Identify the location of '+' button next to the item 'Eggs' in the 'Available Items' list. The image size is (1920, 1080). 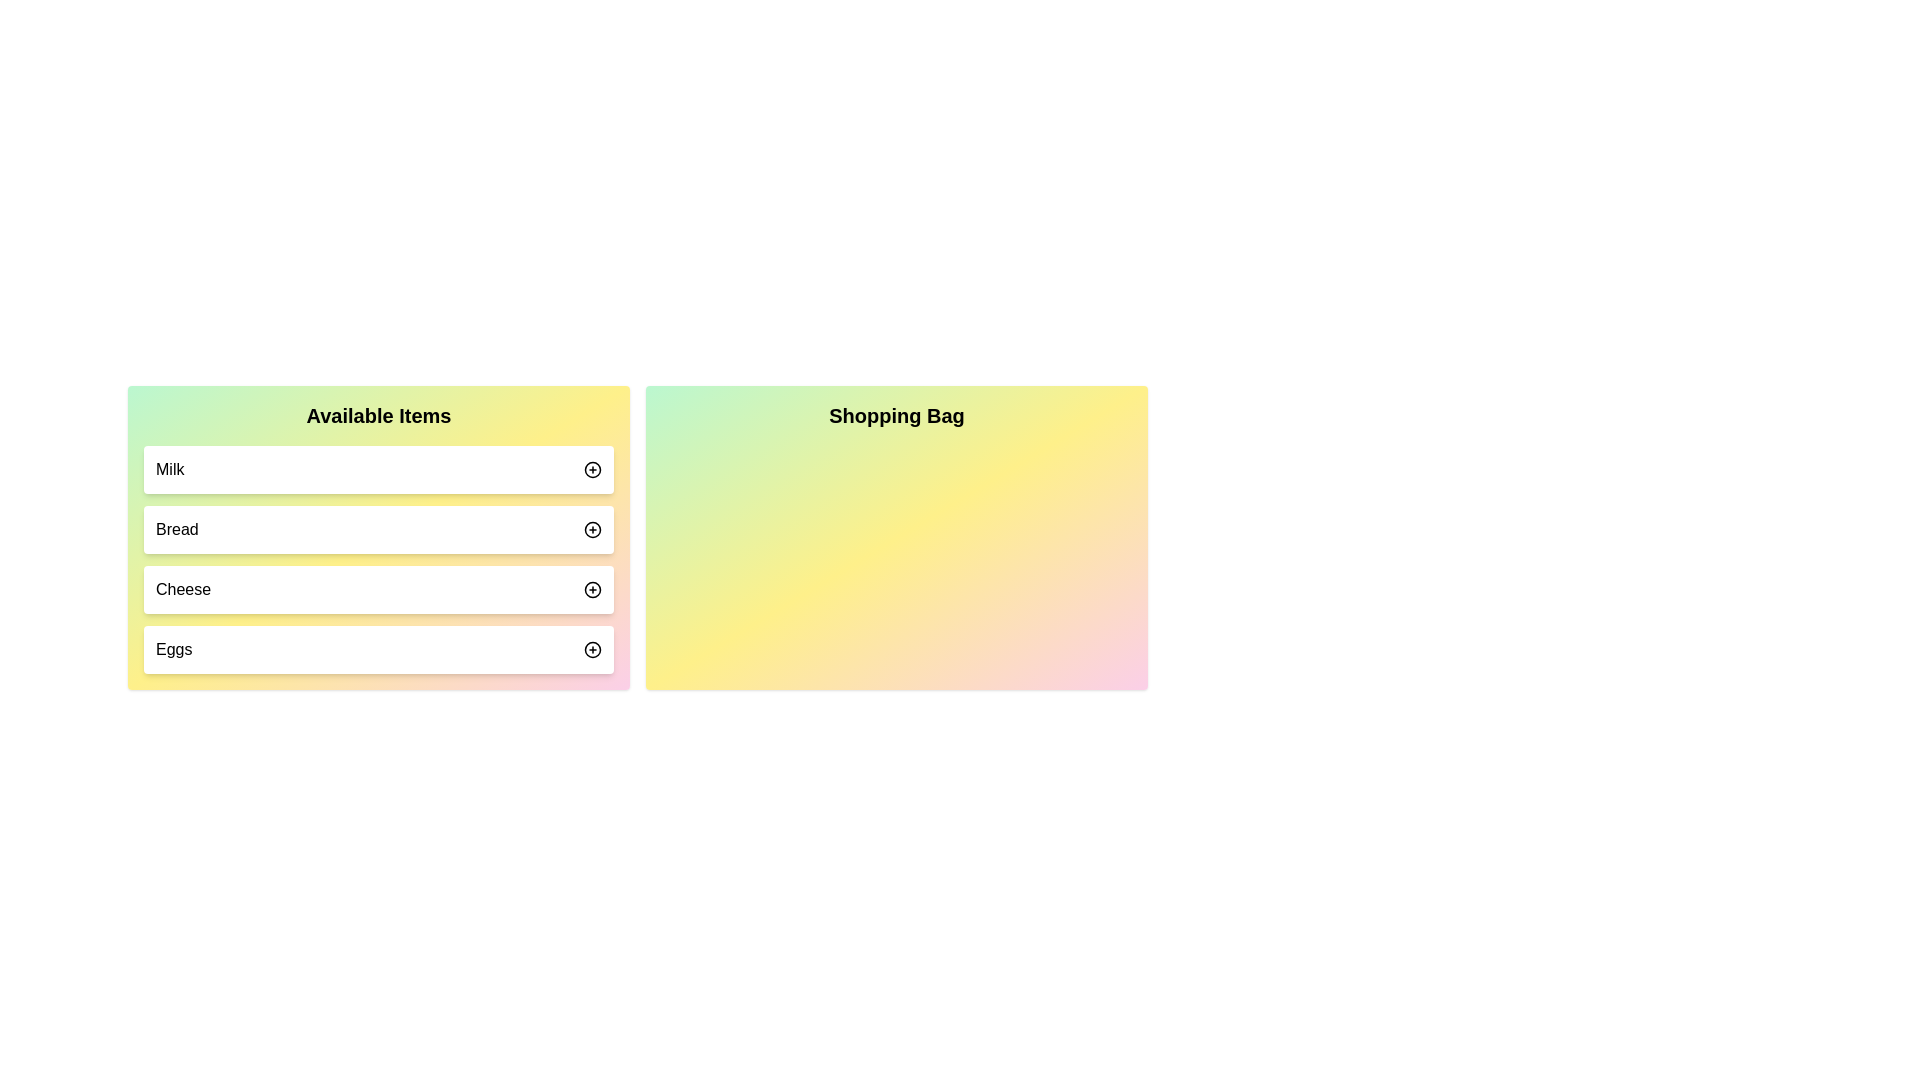
(592, 650).